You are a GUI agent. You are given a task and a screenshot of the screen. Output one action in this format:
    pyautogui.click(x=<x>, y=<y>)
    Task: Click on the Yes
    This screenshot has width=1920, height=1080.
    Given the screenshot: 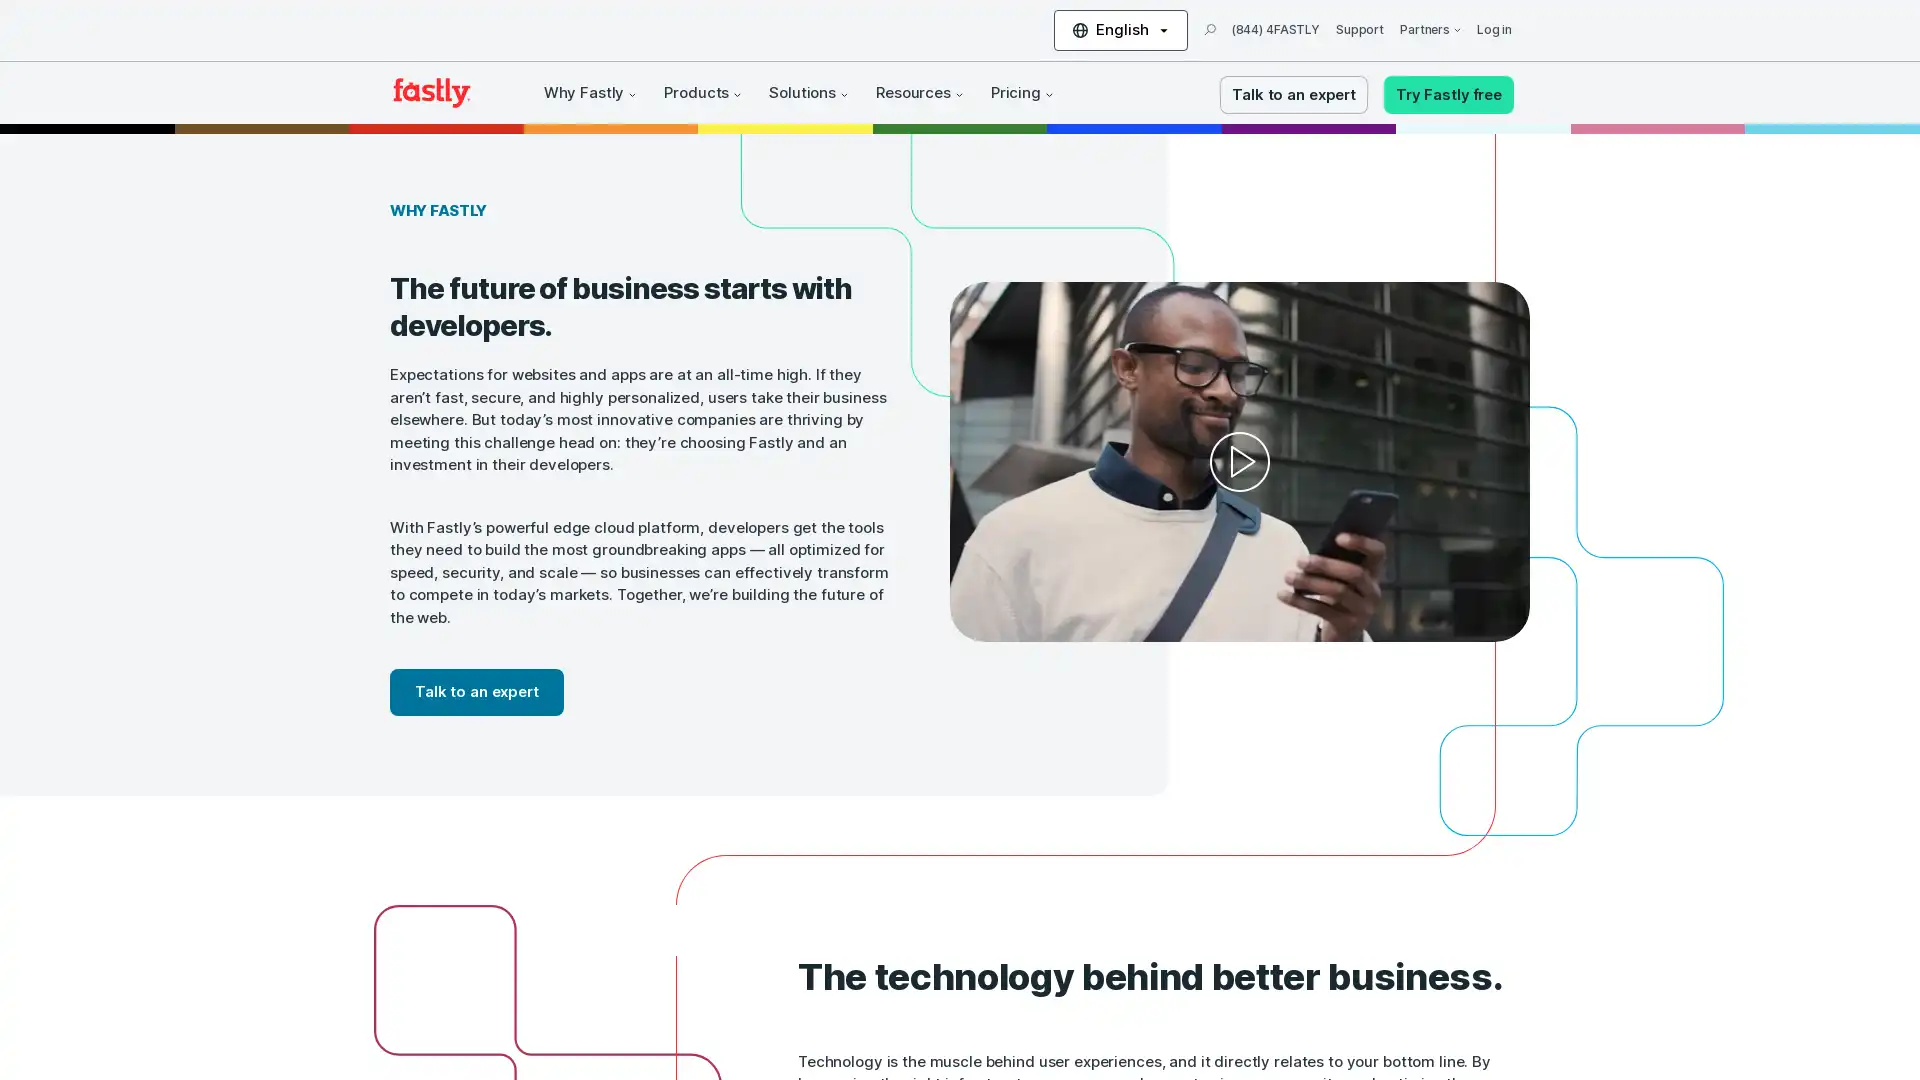 What is the action you would take?
    pyautogui.click(x=203, y=951)
    